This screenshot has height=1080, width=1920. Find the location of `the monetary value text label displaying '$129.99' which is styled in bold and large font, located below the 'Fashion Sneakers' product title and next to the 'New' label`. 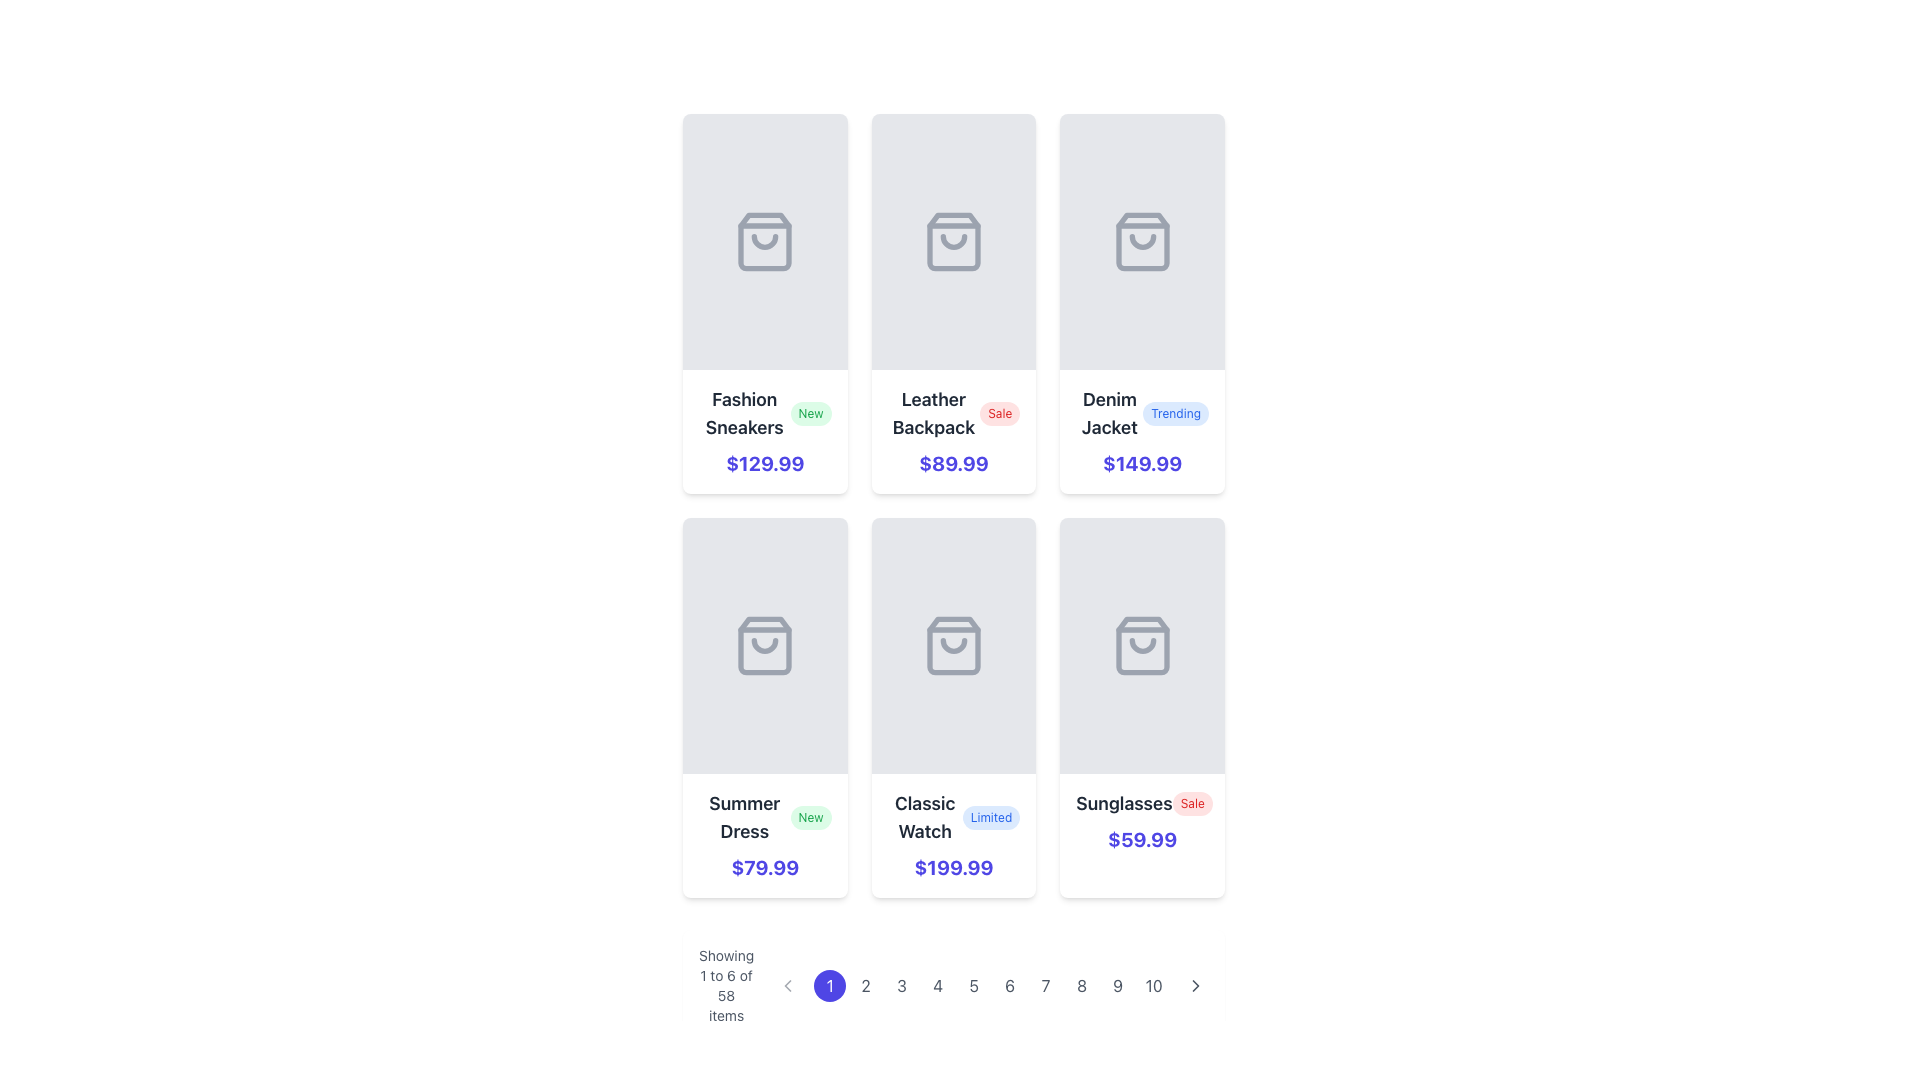

the monetary value text label displaying '$129.99' which is styled in bold and large font, located below the 'Fashion Sneakers' product title and next to the 'New' label is located at coordinates (764, 463).